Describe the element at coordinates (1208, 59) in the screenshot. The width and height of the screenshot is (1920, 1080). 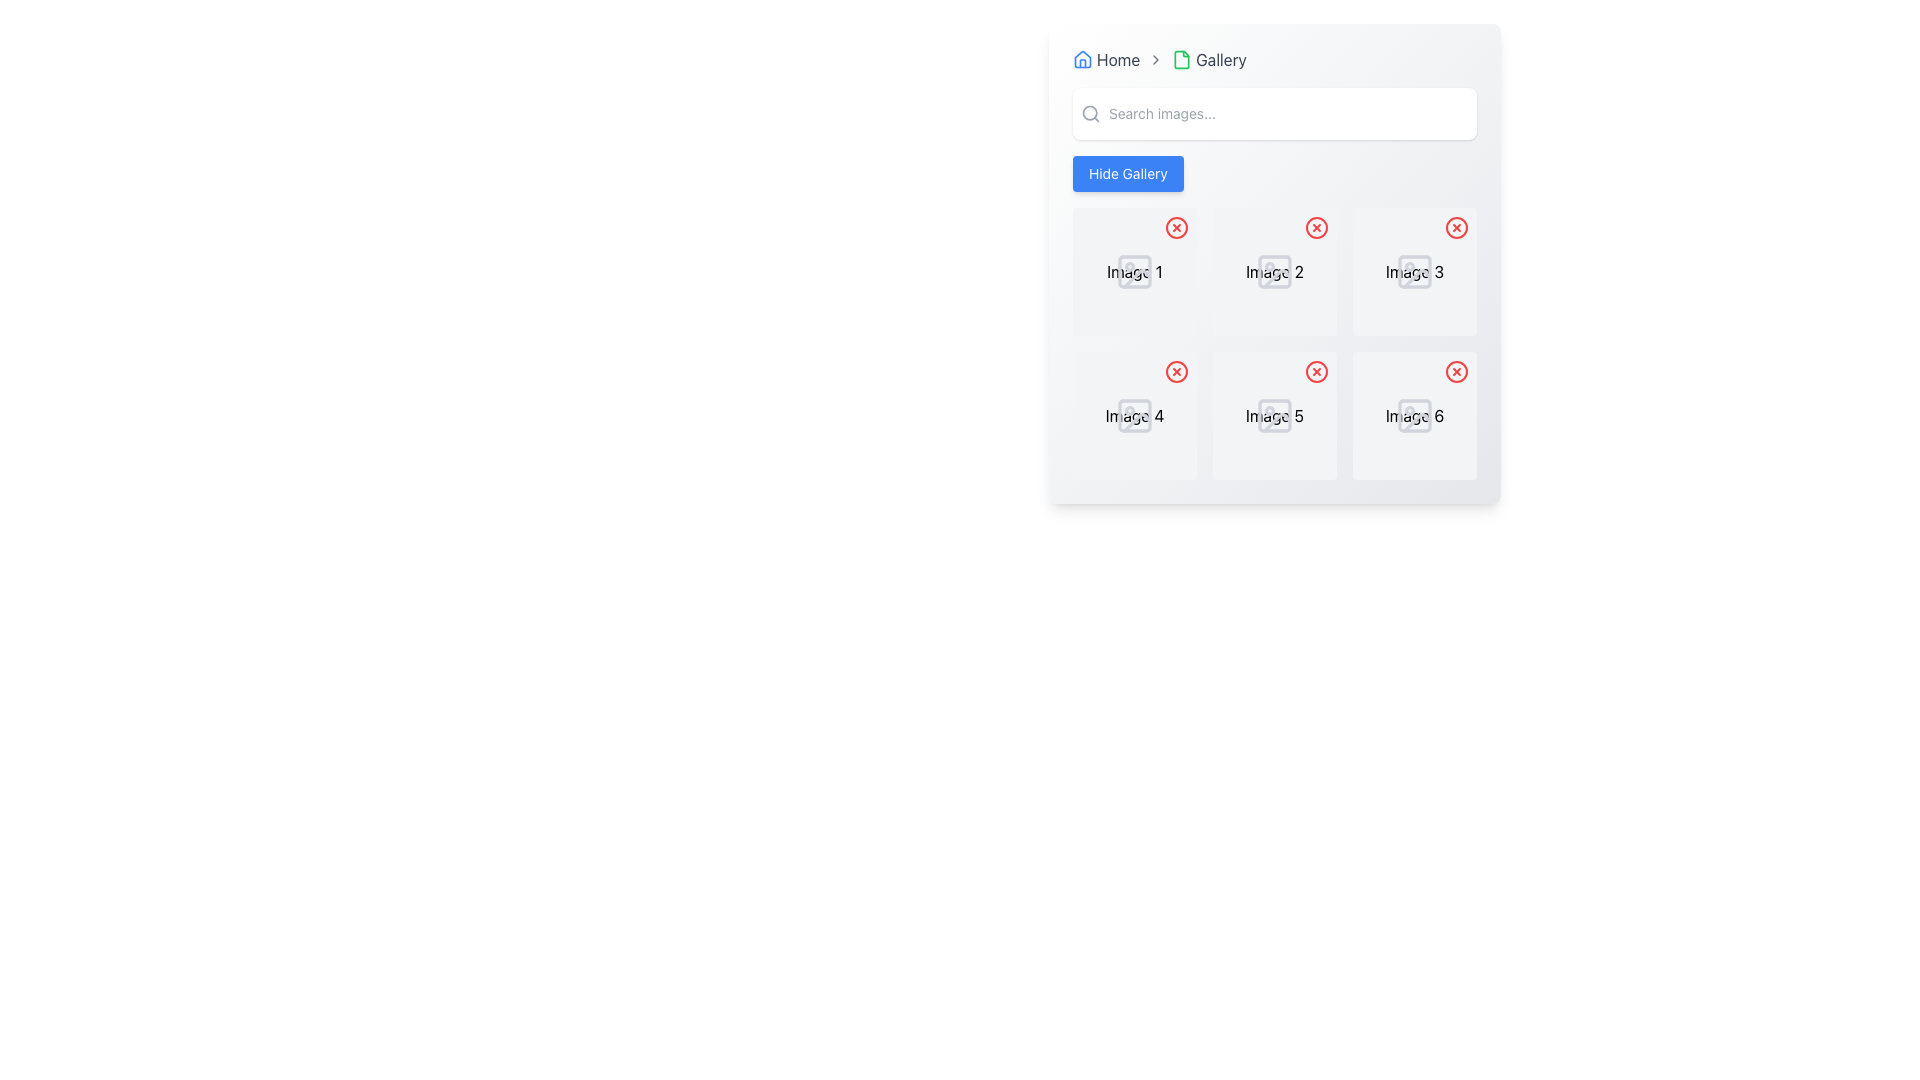
I see `the 'Gallery' navigation link in the top navigation bar` at that location.